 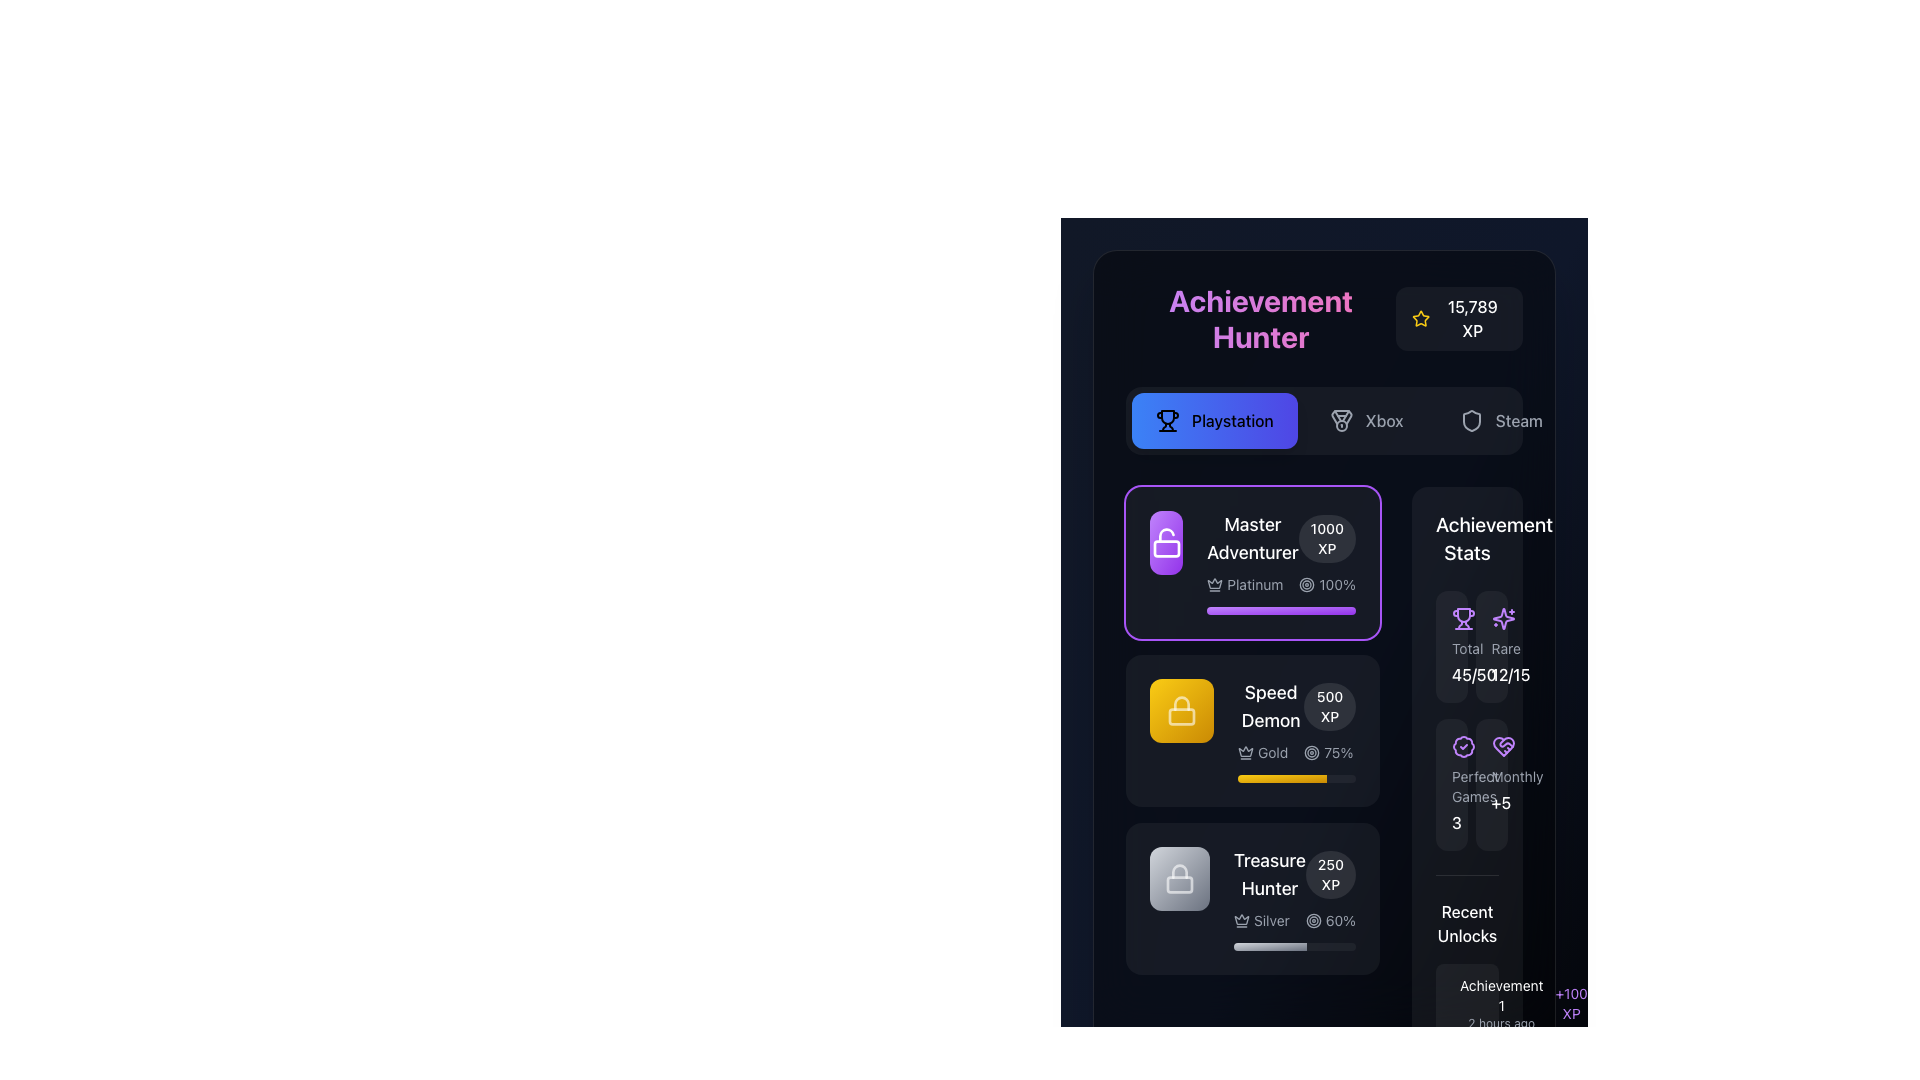 I want to click on displayed value of the text indicating the completion rate of the 'Master Adventurer' achievement located at the bottom right corner of the card, adjacent to the 'Platinum' label, so click(x=1327, y=585).